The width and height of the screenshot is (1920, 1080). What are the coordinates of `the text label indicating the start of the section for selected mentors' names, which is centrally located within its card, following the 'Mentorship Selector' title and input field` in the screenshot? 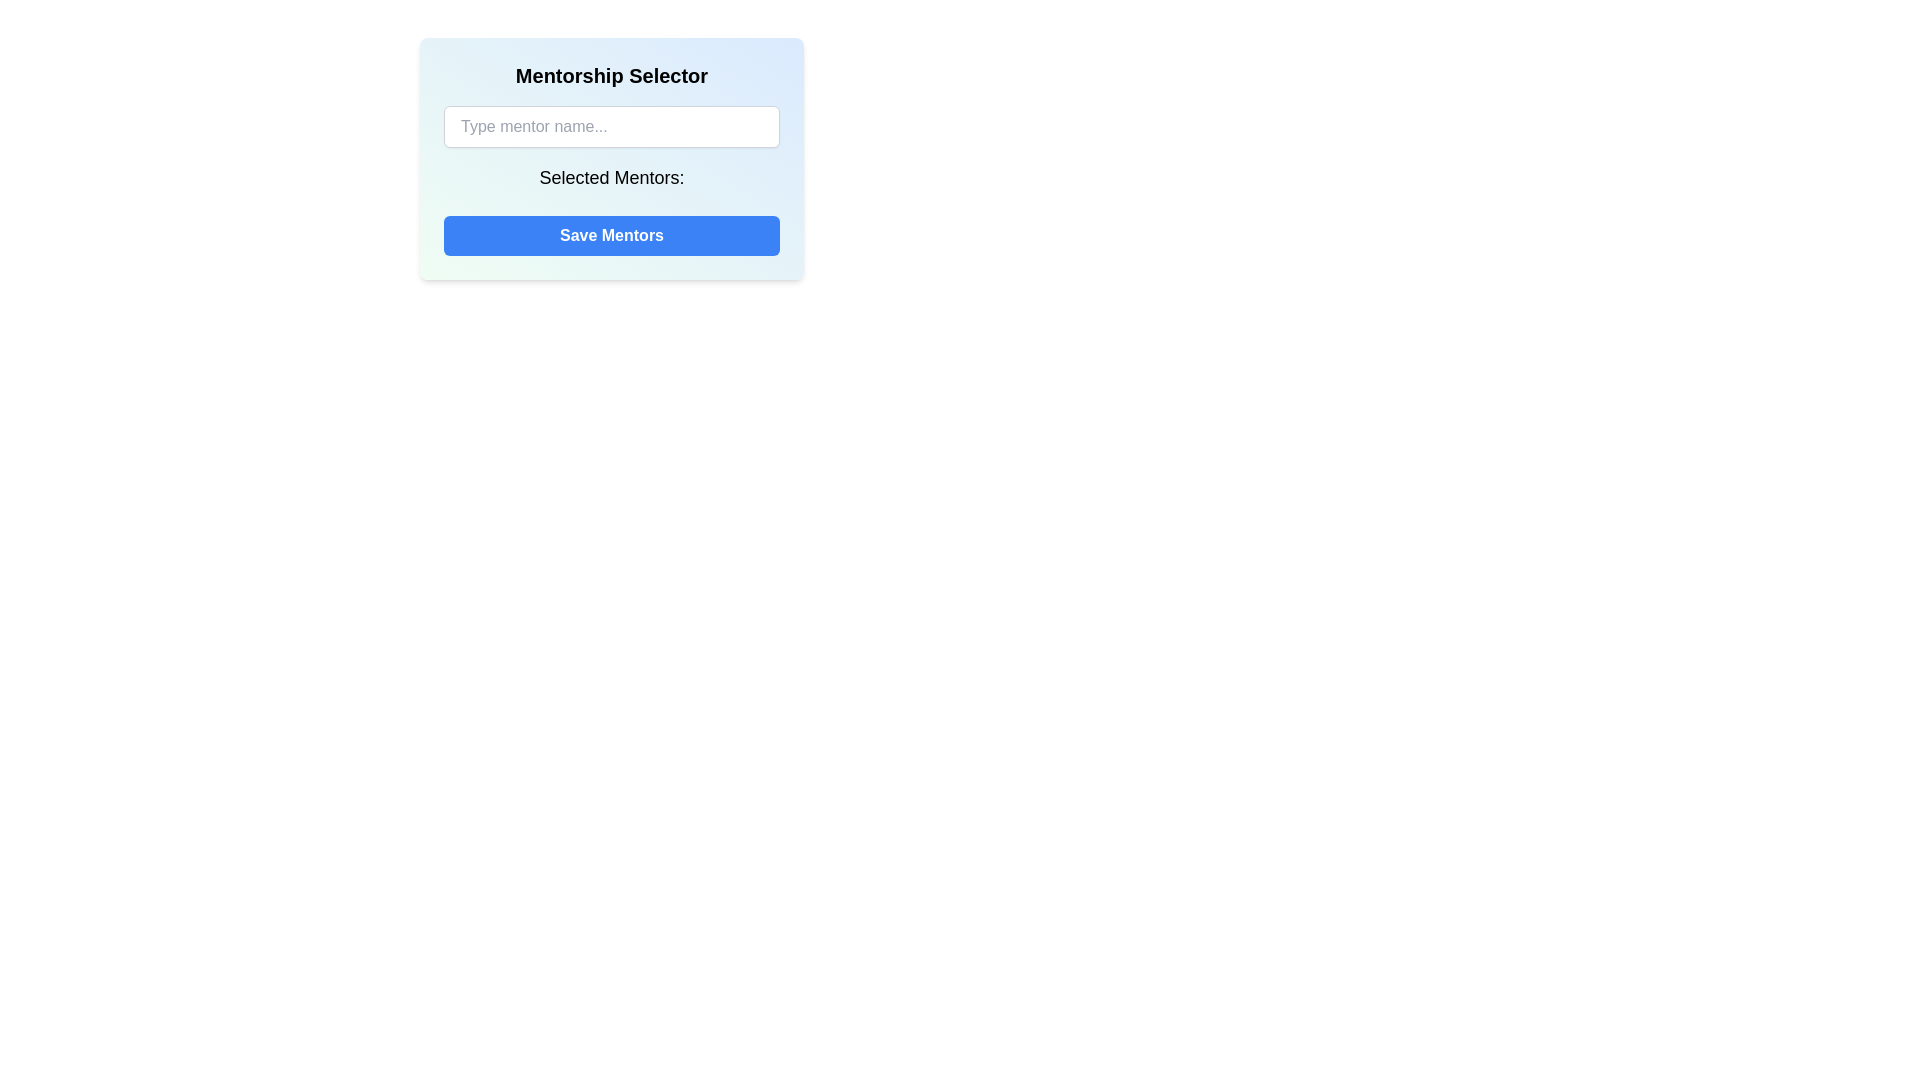 It's located at (610, 181).